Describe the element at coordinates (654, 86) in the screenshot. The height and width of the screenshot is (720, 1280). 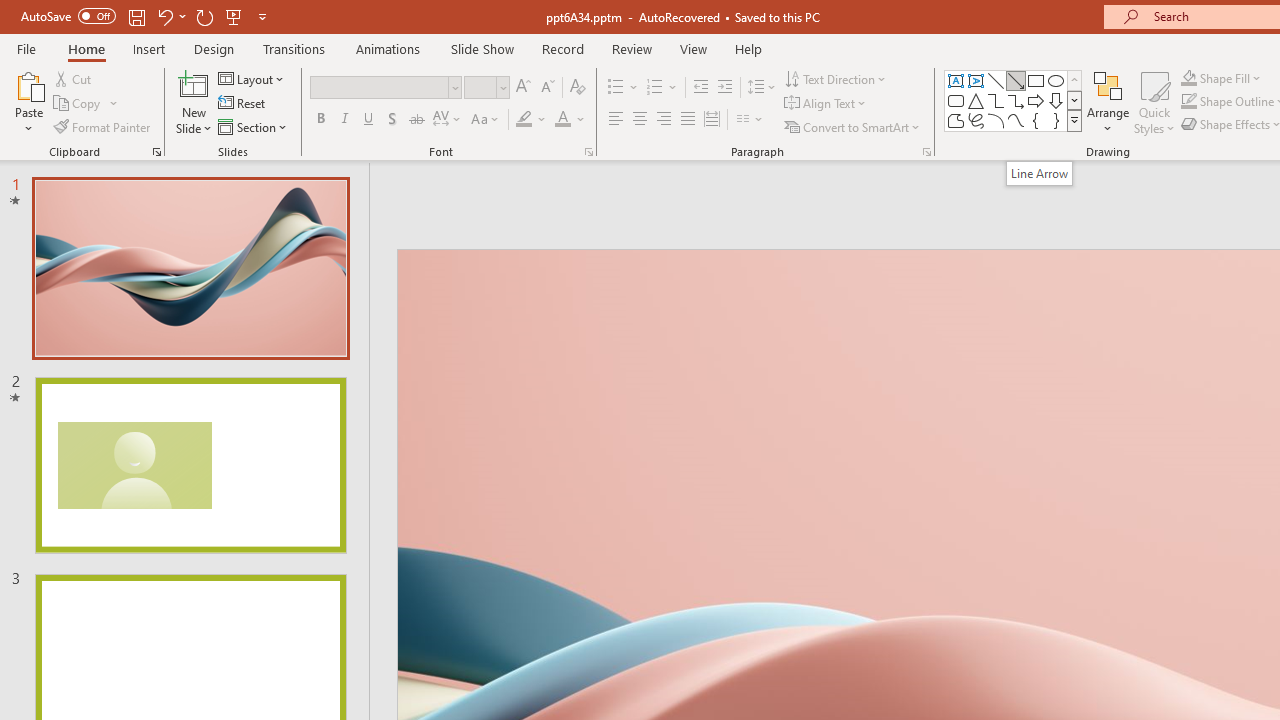
I see `'Numbering'` at that location.